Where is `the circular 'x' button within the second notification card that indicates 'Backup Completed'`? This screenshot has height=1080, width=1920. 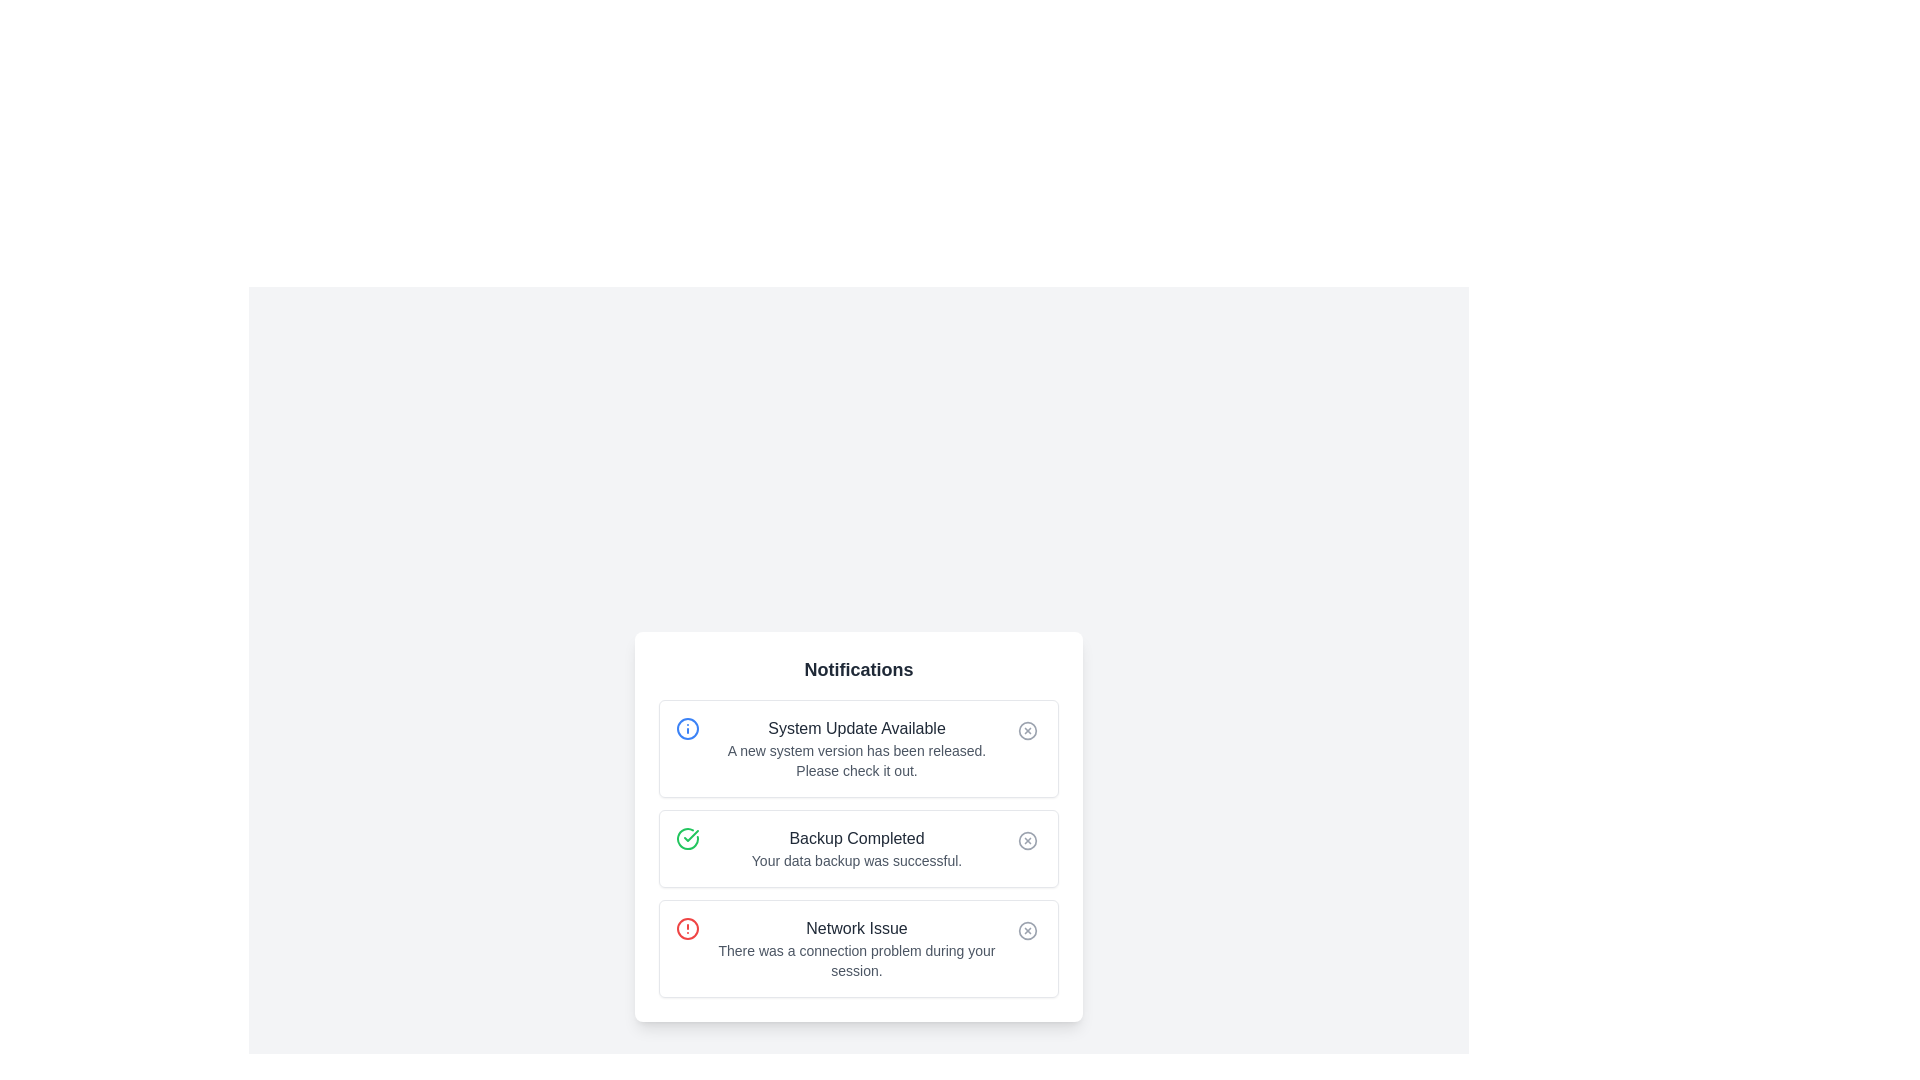 the circular 'x' button within the second notification card that indicates 'Backup Completed' is located at coordinates (1027, 840).